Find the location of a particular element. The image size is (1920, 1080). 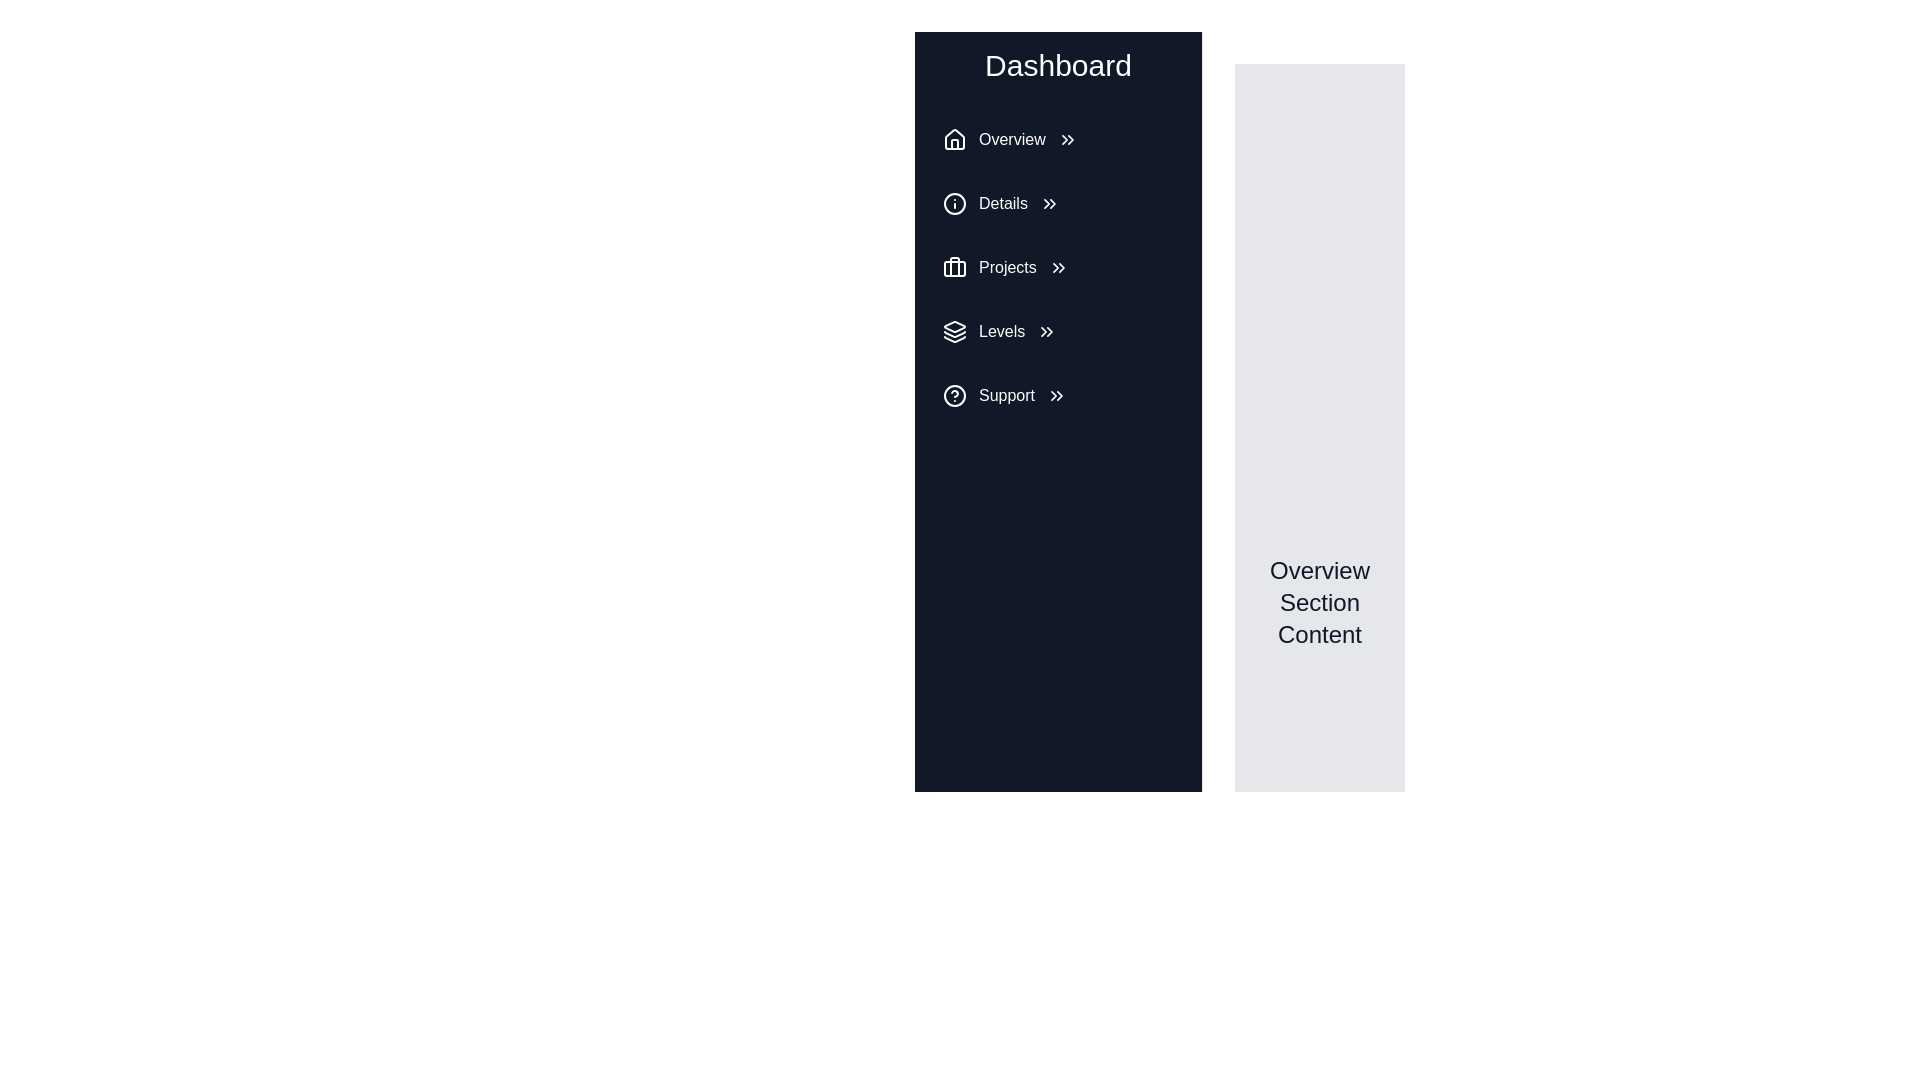

the 'Details' icon located in the sidebar menu, positioned at the leftmost side next to the 'Details' label is located at coordinates (954, 204).